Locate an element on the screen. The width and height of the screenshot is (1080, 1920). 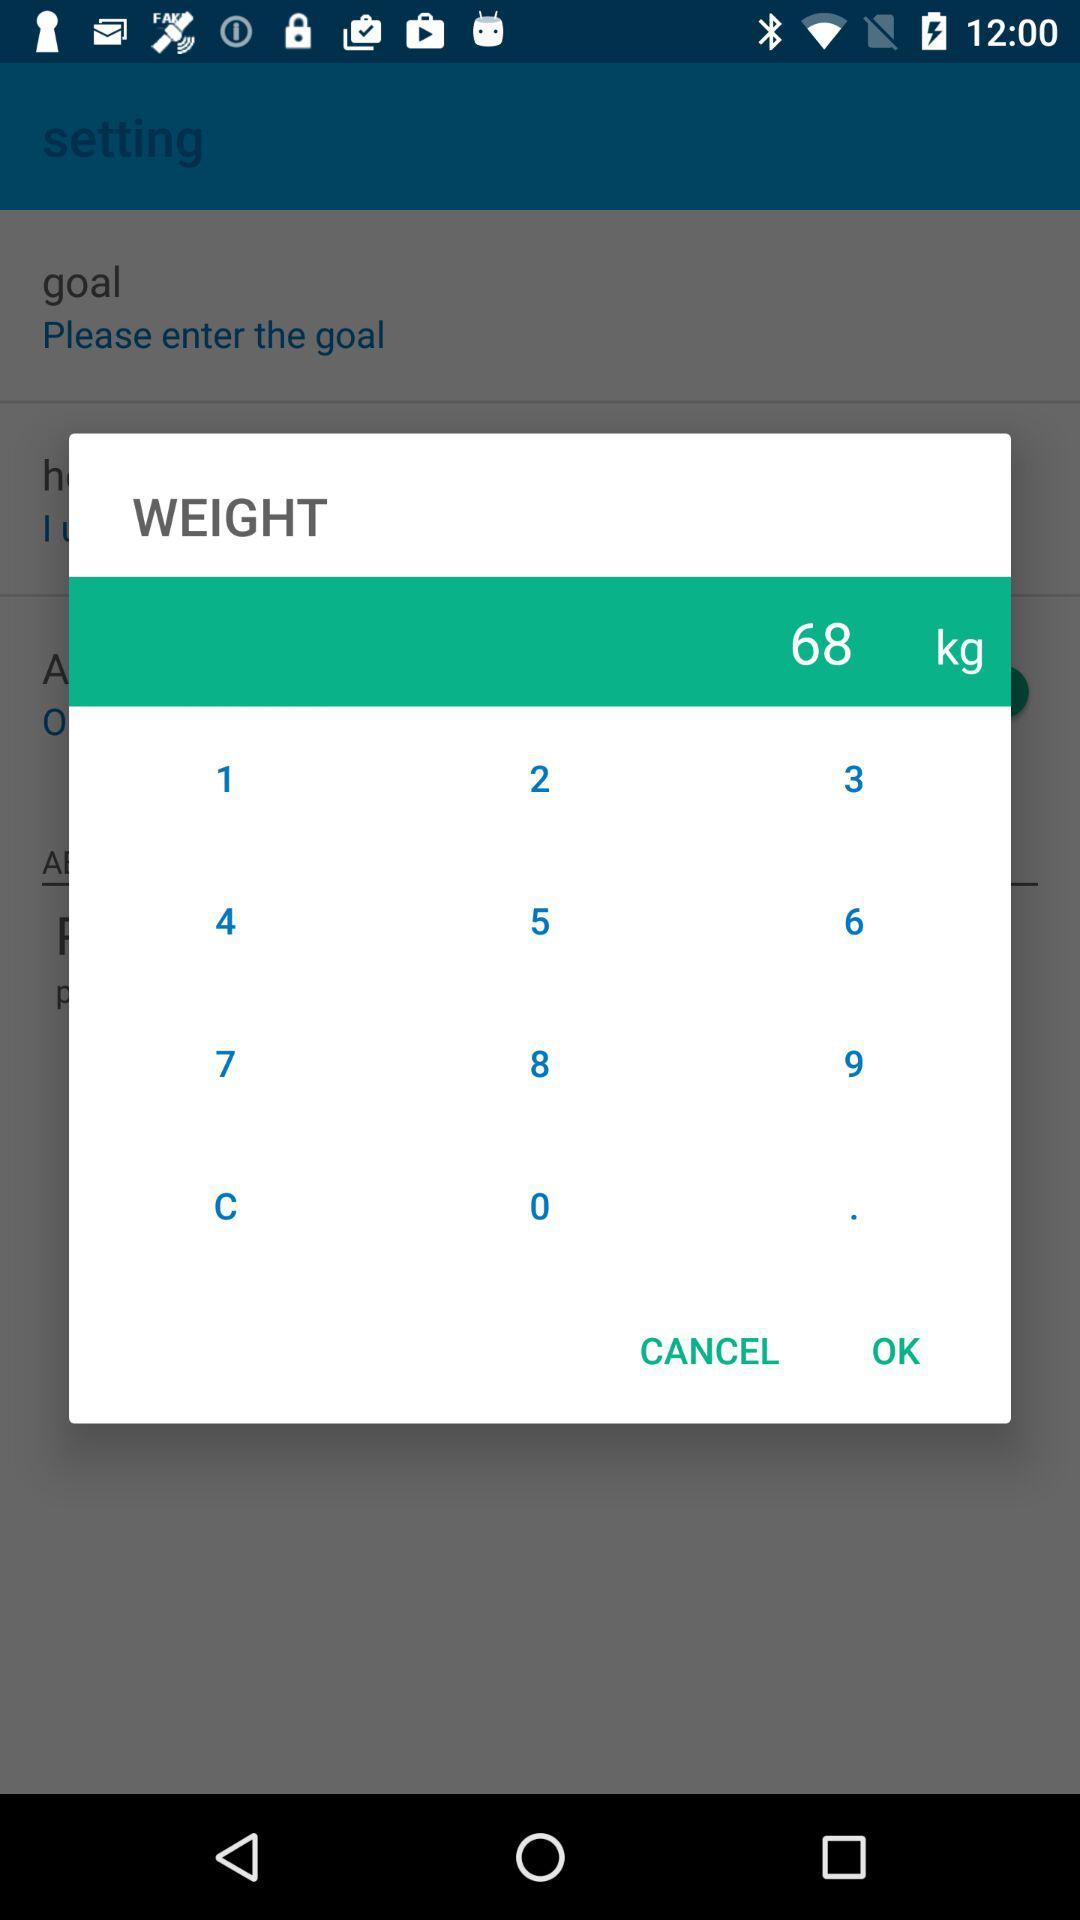
the item next to 2 item is located at coordinates (854, 919).